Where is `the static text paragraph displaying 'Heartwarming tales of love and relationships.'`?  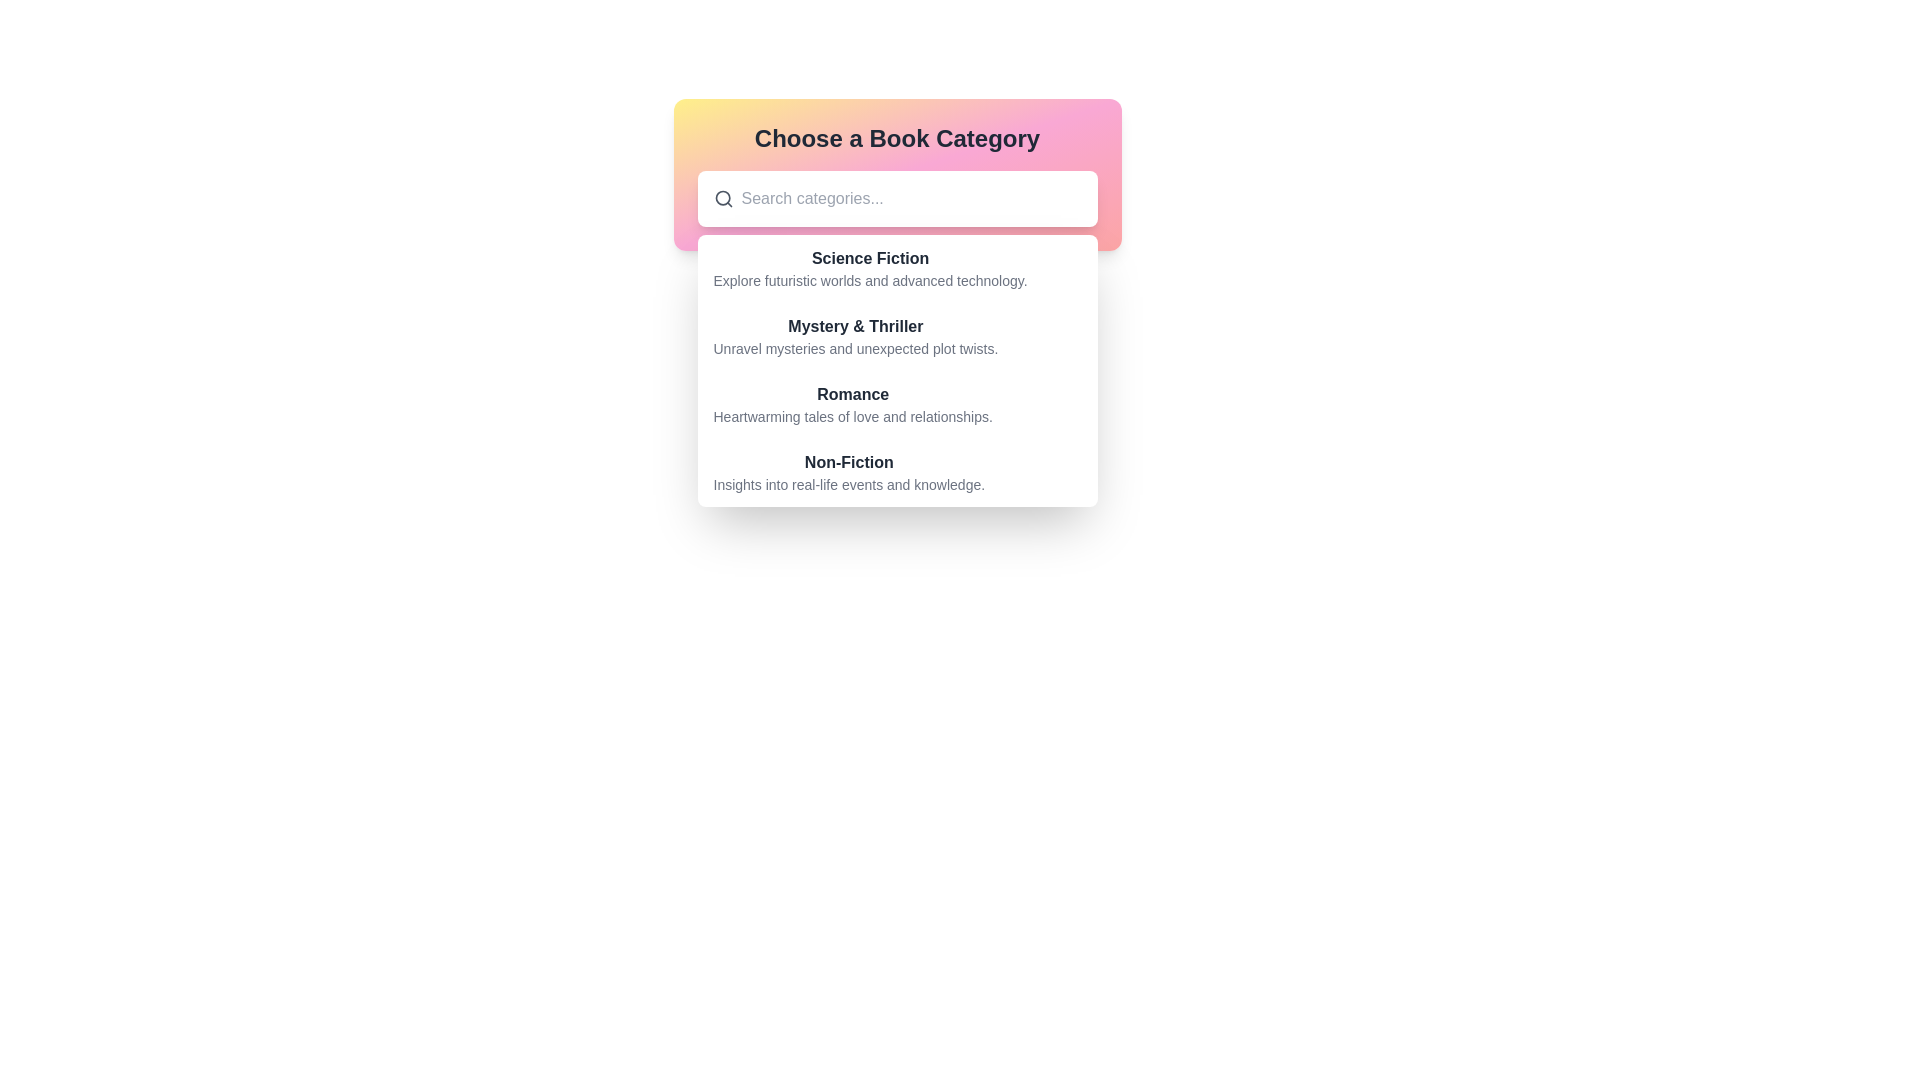 the static text paragraph displaying 'Heartwarming tales of love and relationships.' is located at coordinates (853, 415).